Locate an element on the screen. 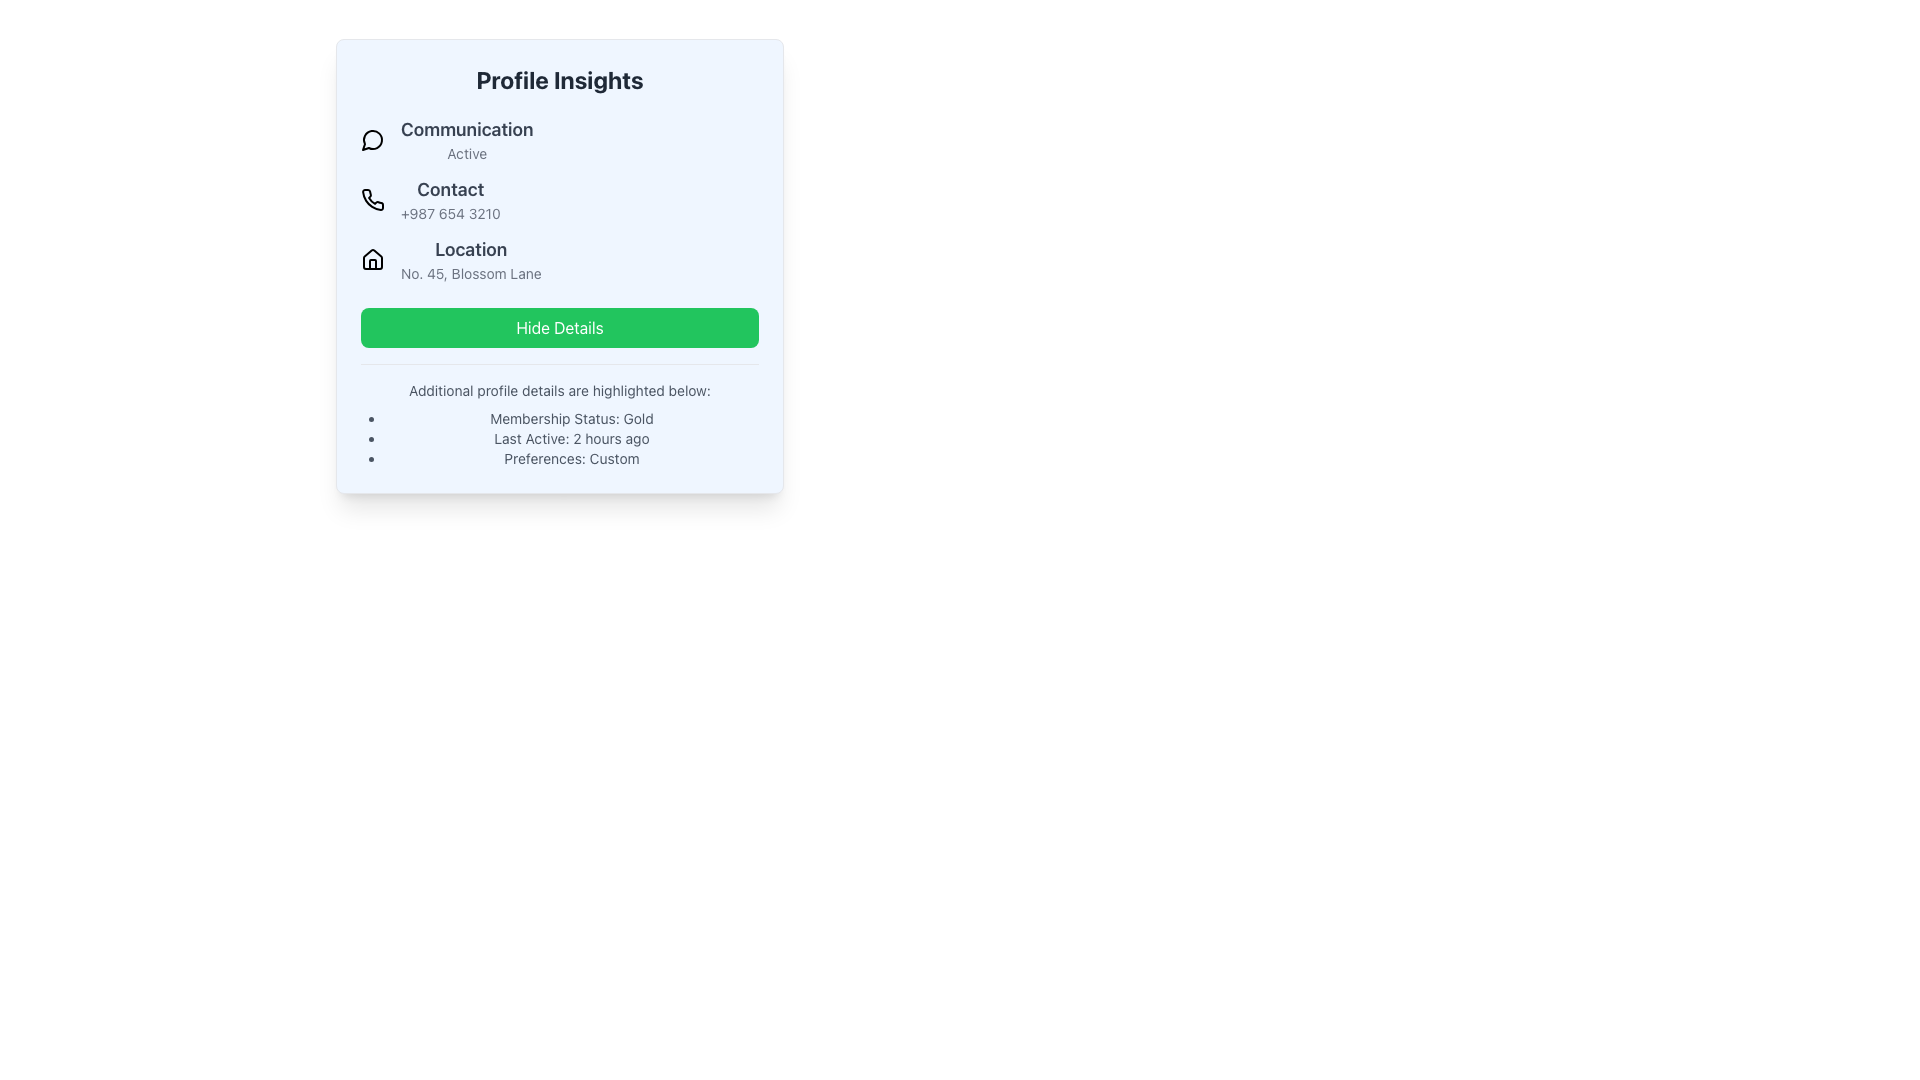  text label displaying 'Membership Status: Gold' which is the first item in a bulleted list under the 'Additional profile details are highlighted below:' note is located at coordinates (570, 418).